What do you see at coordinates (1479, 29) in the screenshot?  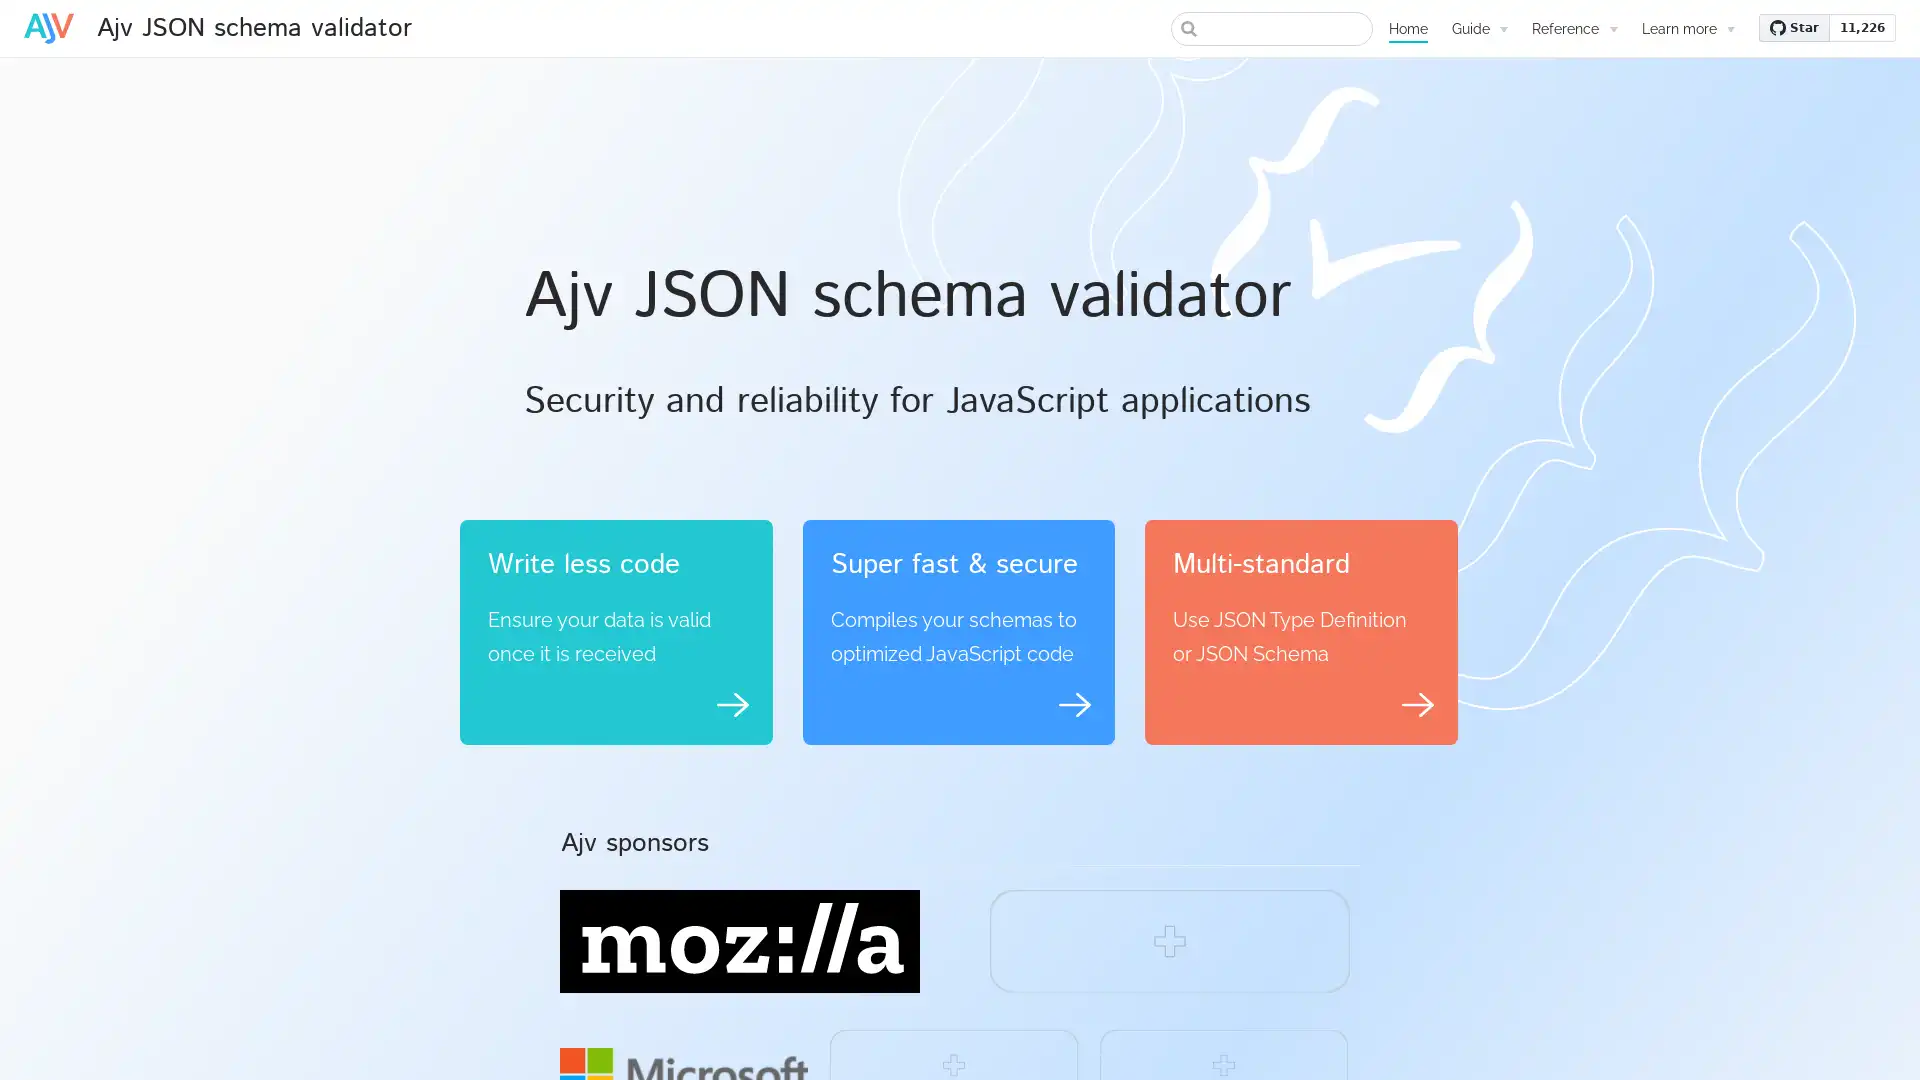 I see `Guide` at bounding box center [1479, 29].